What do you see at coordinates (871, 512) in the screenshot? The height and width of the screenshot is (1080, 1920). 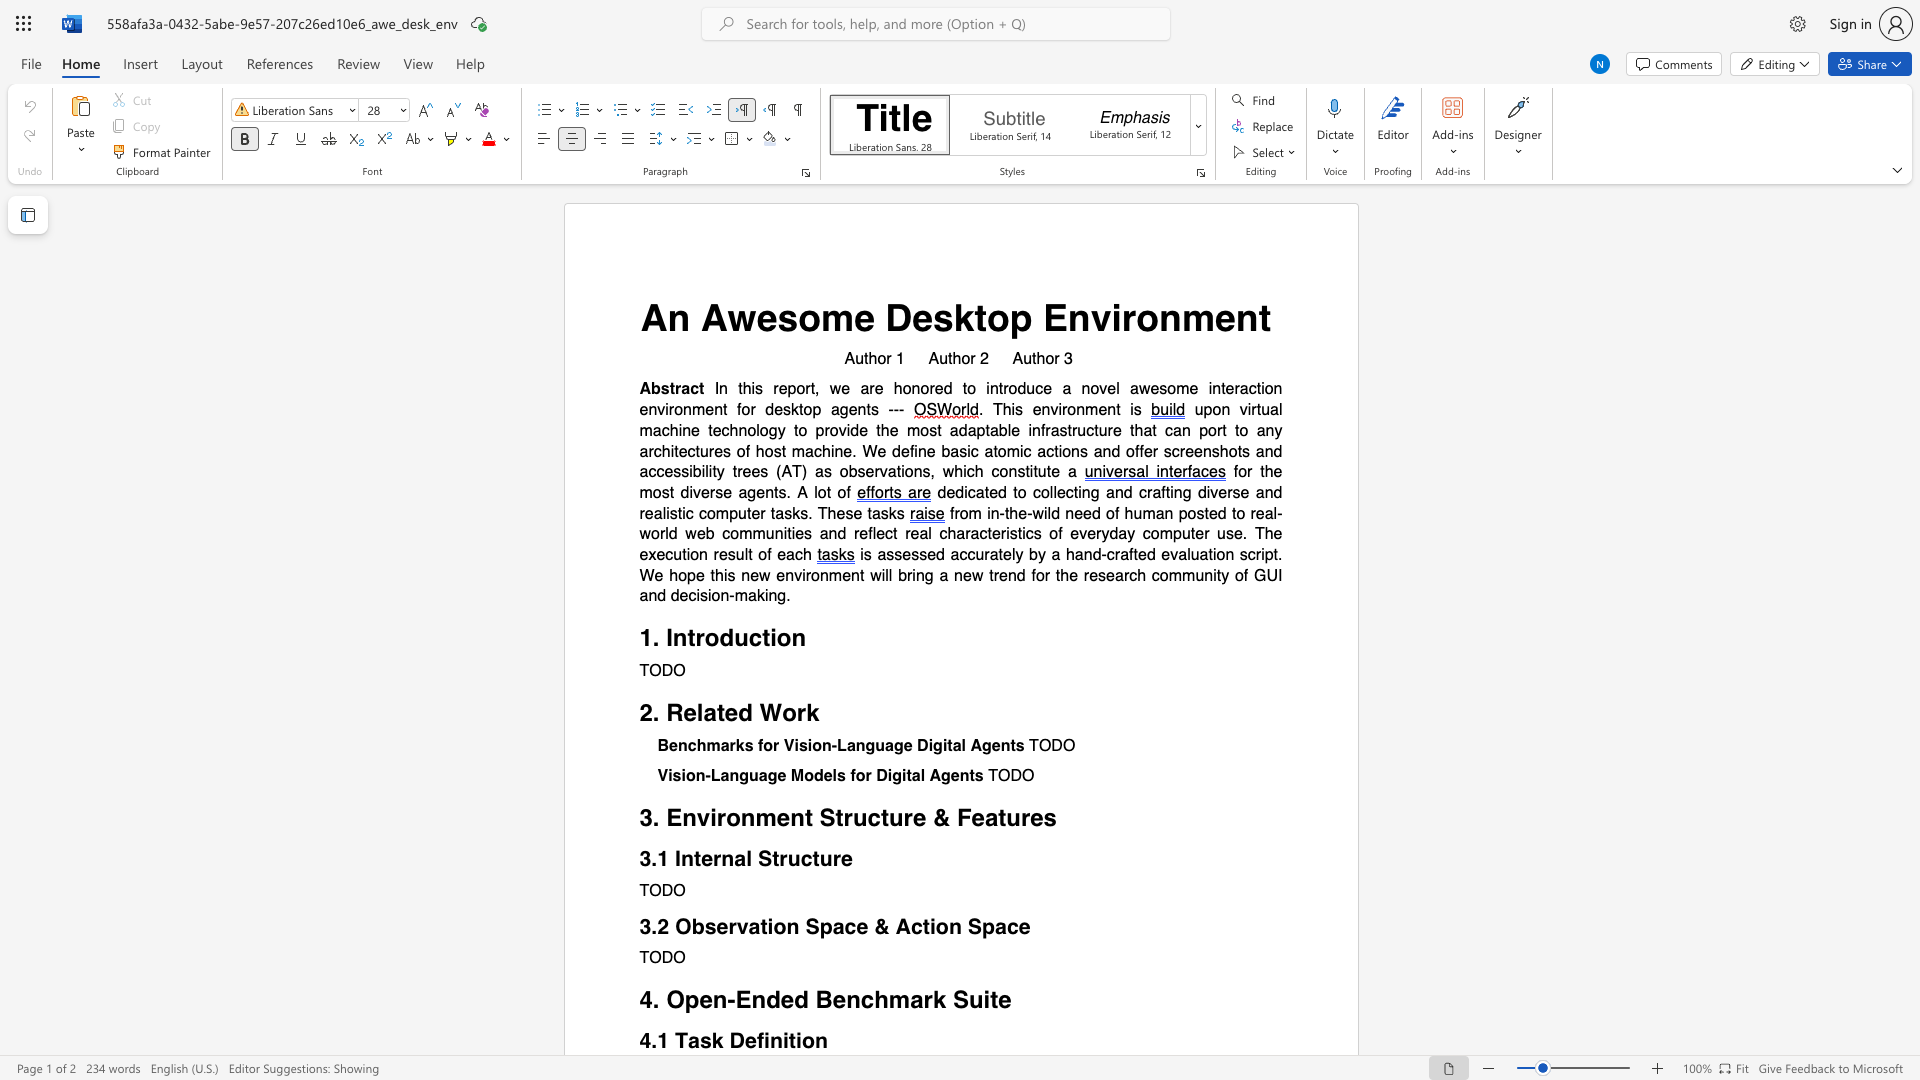 I see `the subset text "asks" within the text "dedicated to collecting and crafting diverse and realistic computer tasks. These tasks"` at bounding box center [871, 512].